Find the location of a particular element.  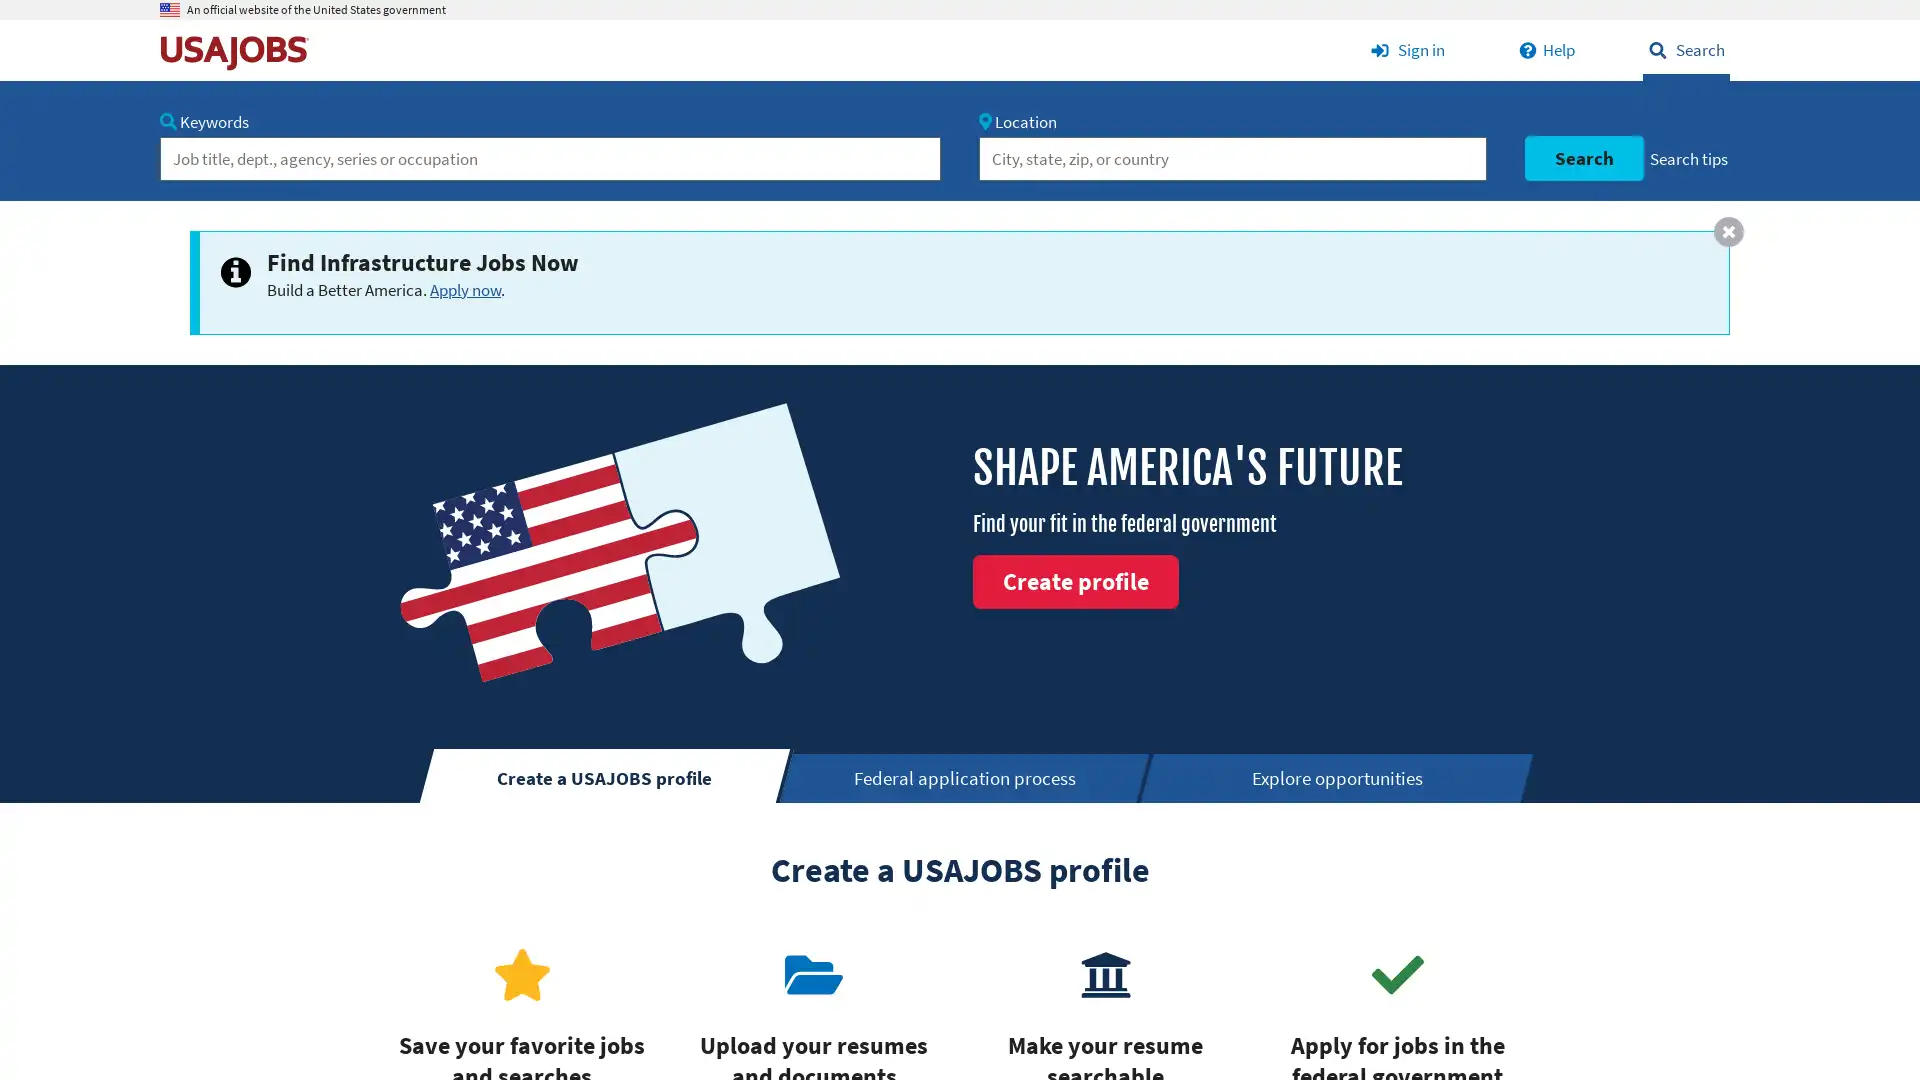

Explore opportunities is located at coordinates (1338, 777).